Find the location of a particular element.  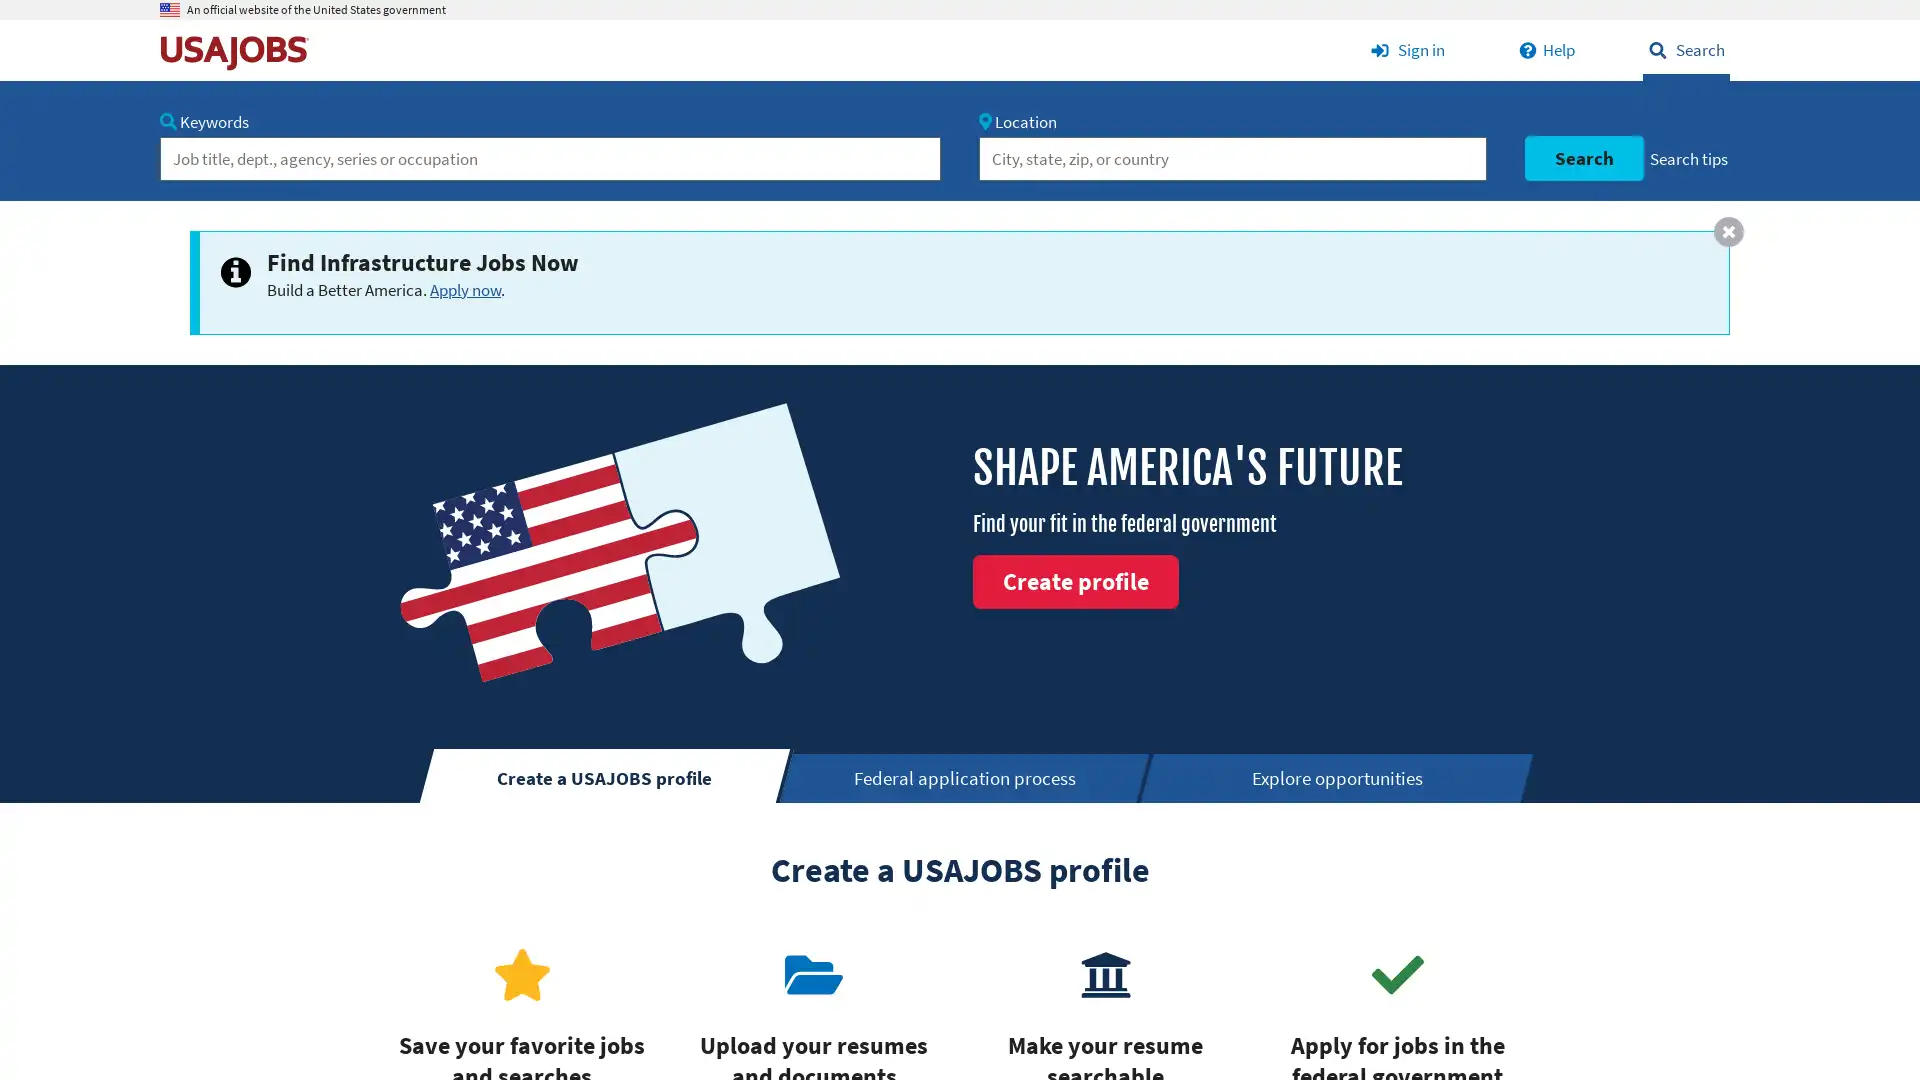

Explore opportunities is located at coordinates (1338, 777).